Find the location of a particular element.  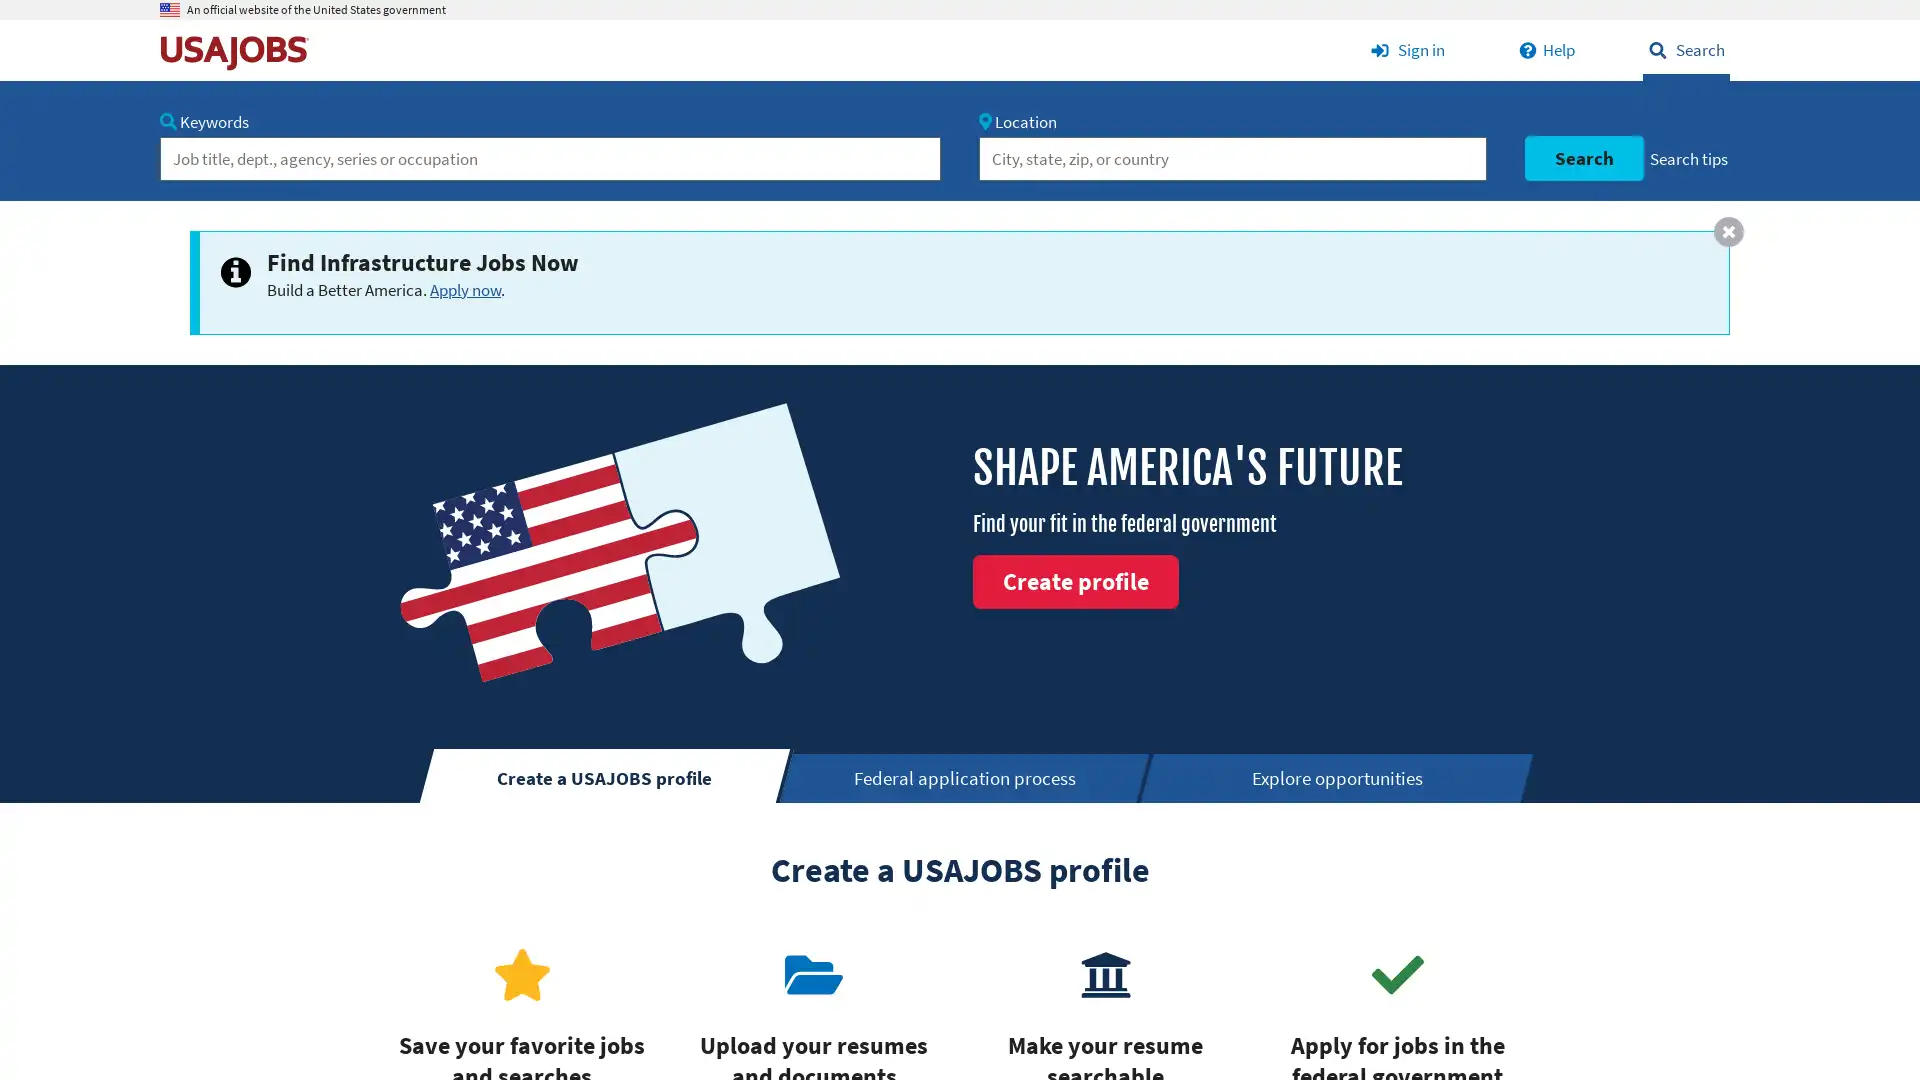

Explore opportunities is located at coordinates (1338, 777).